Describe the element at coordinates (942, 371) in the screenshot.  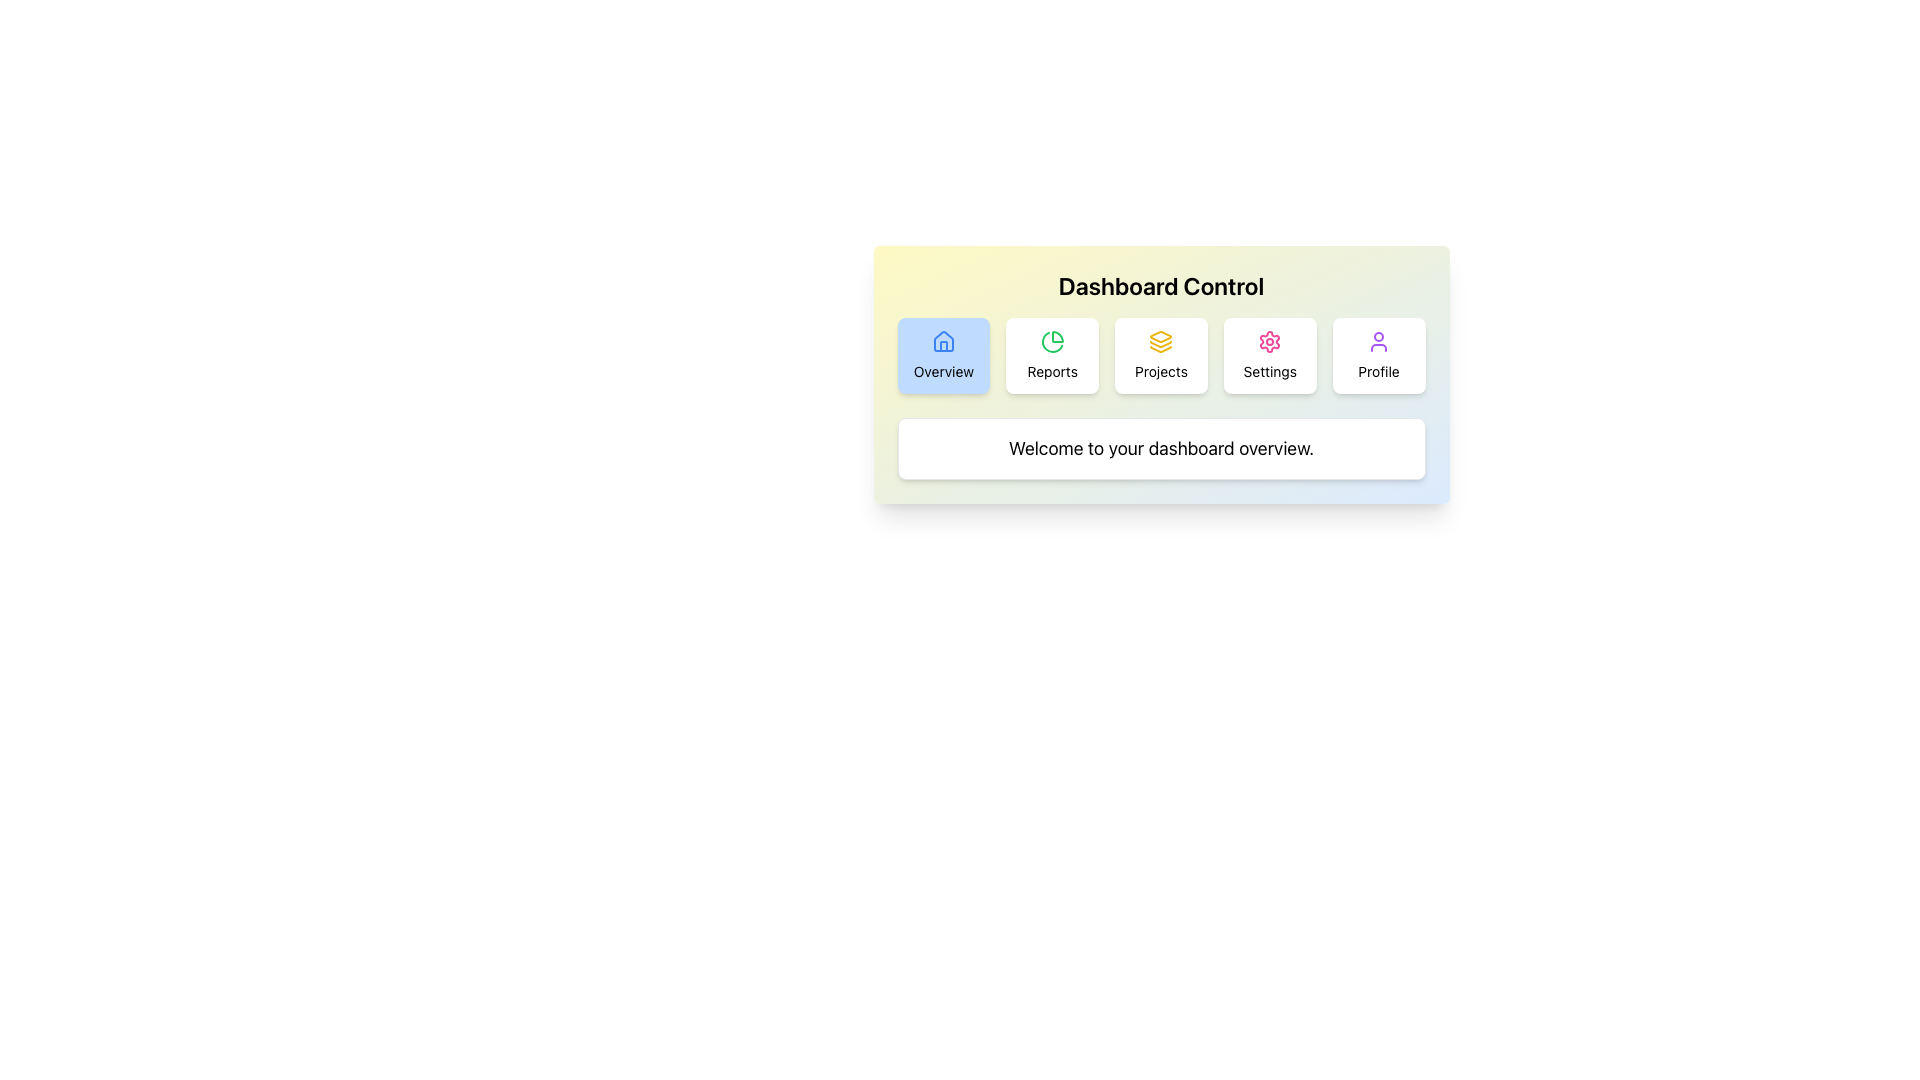
I see `the text content of the 'Overview' label, which is styled with a 'text-sm' class and is located below a house icon within the Dashboard Control section` at that location.